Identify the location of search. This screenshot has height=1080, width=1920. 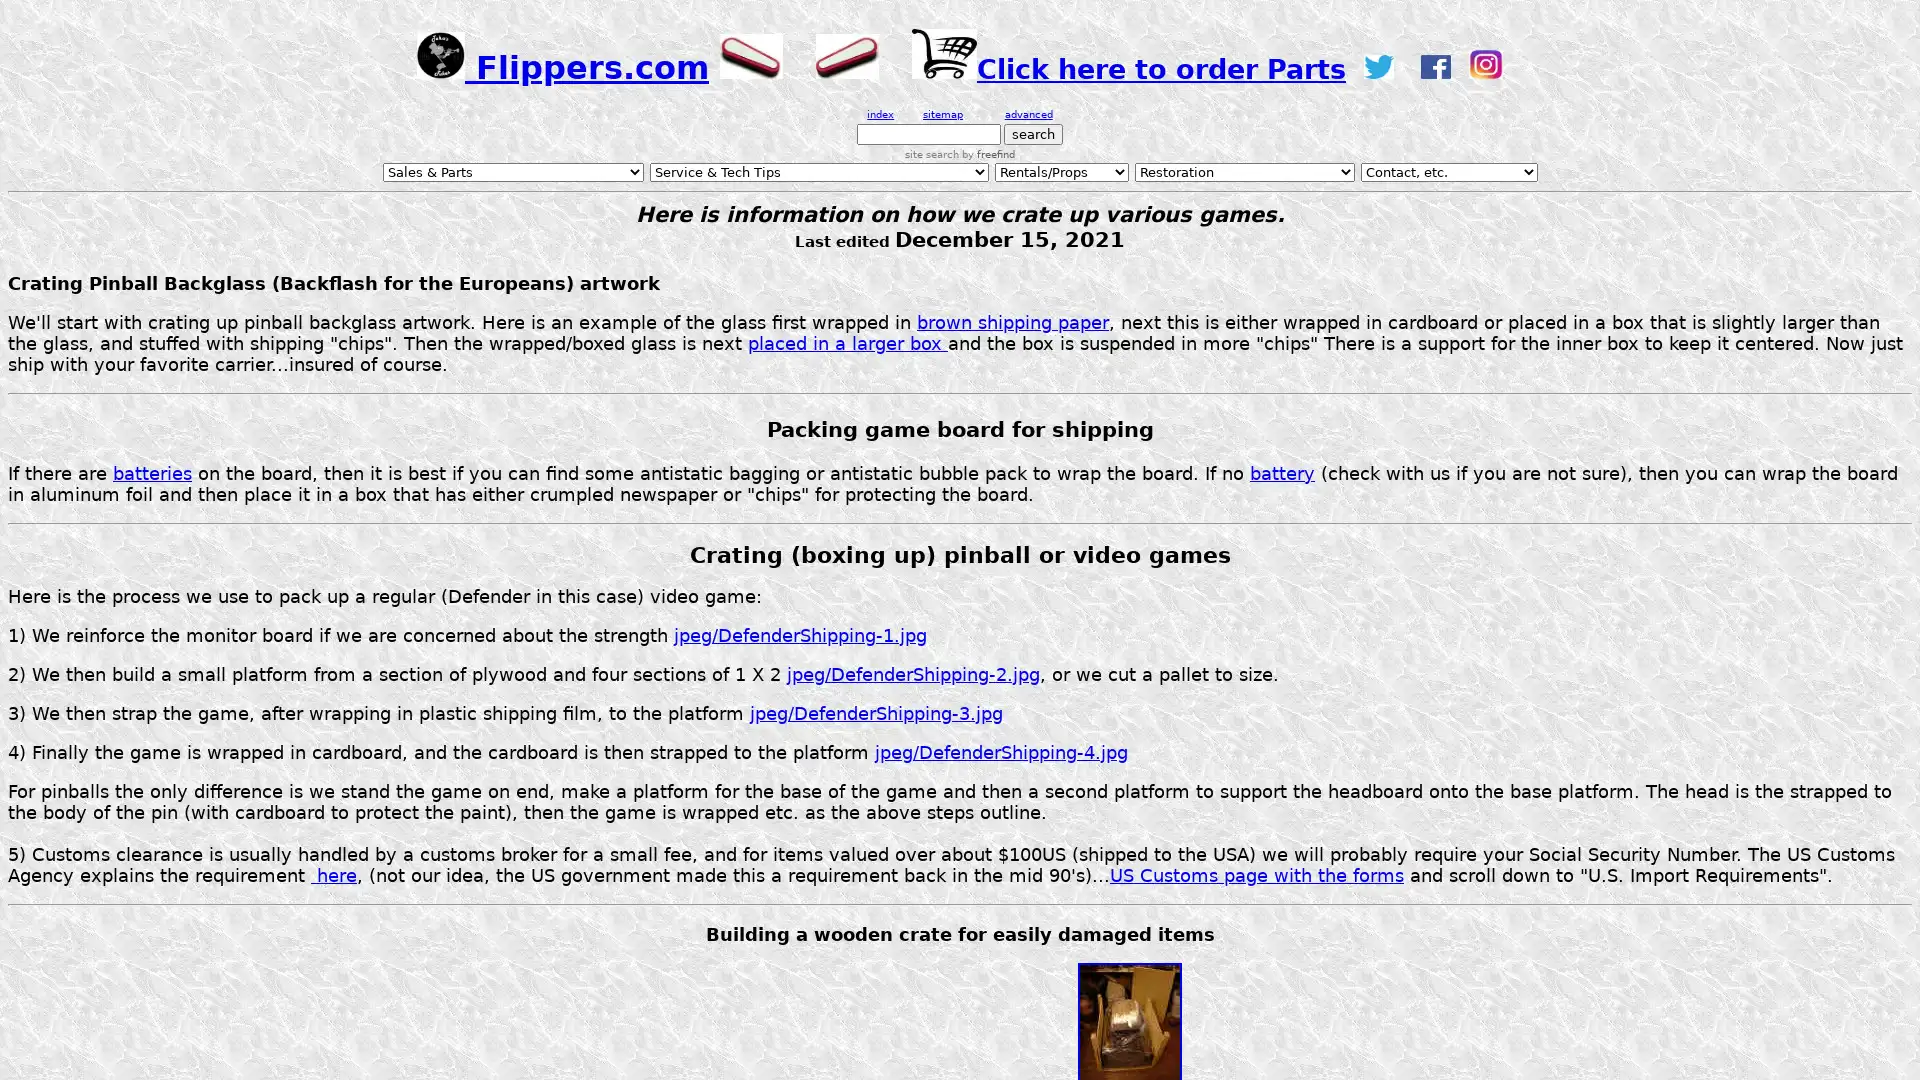
(1033, 134).